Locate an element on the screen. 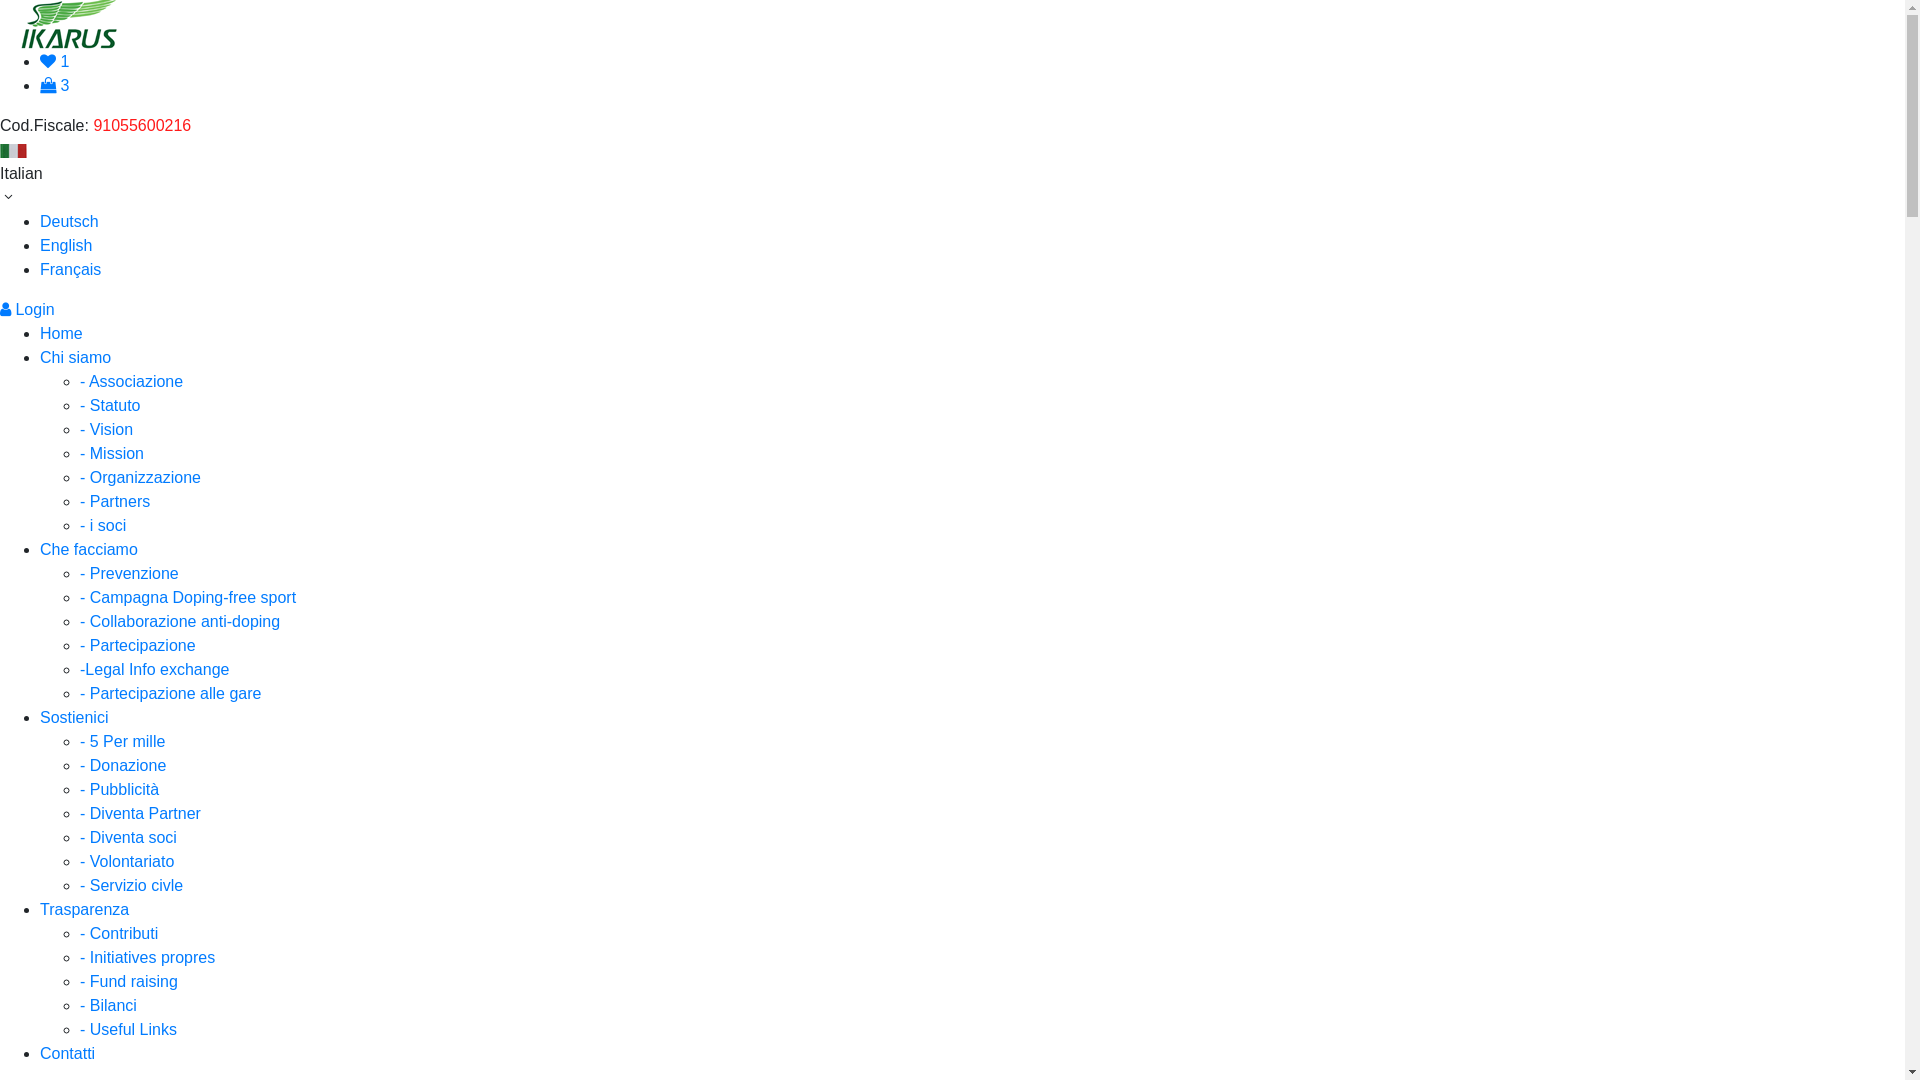 Image resolution: width=1920 pixels, height=1080 pixels. 'Trasparenza' is located at coordinates (39, 909).